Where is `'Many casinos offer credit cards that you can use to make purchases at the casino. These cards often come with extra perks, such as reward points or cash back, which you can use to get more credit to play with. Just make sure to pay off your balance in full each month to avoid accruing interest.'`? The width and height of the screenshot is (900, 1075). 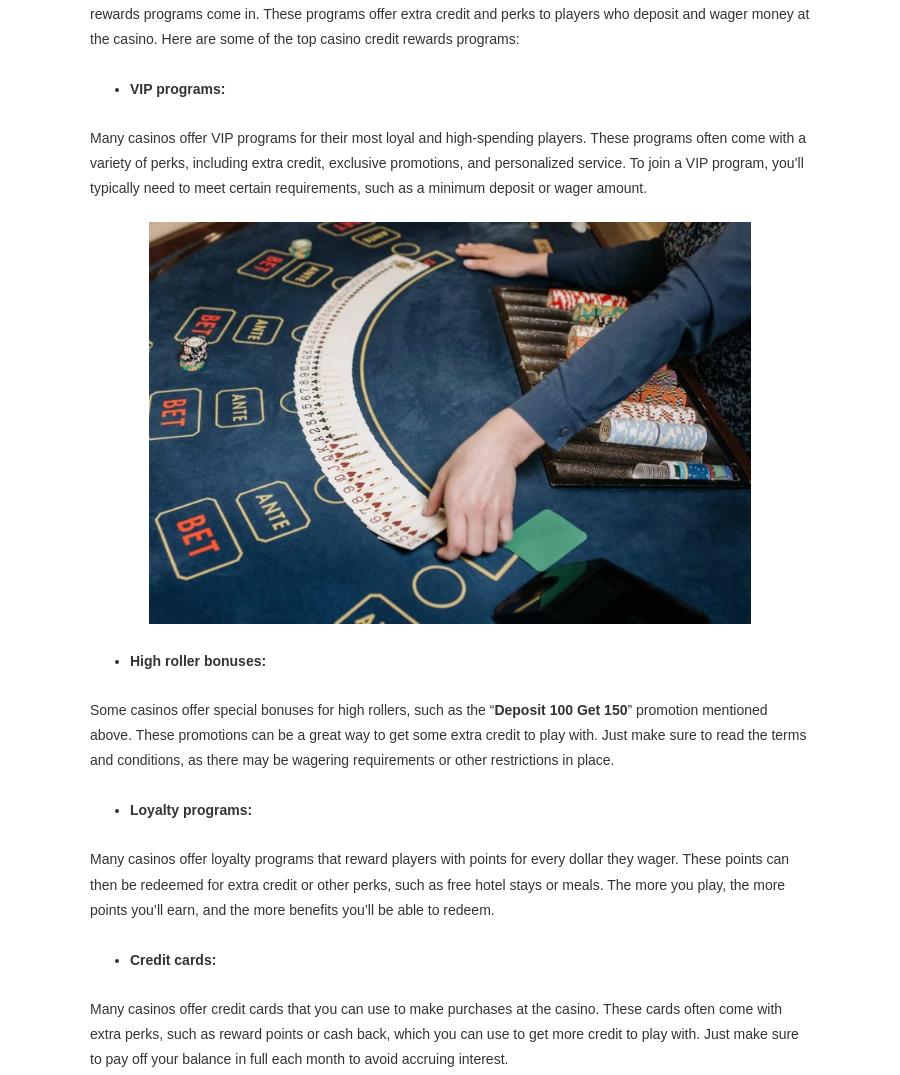 'Many casinos offer credit cards that you can use to make purchases at the casino. These cards often come with extra perks, such as reward points or cash back, which you can use to get more credit to play with. Just make sure to pay off your balance in full each month to avoid accruing interest.' is located at coordinates (443, 1033).